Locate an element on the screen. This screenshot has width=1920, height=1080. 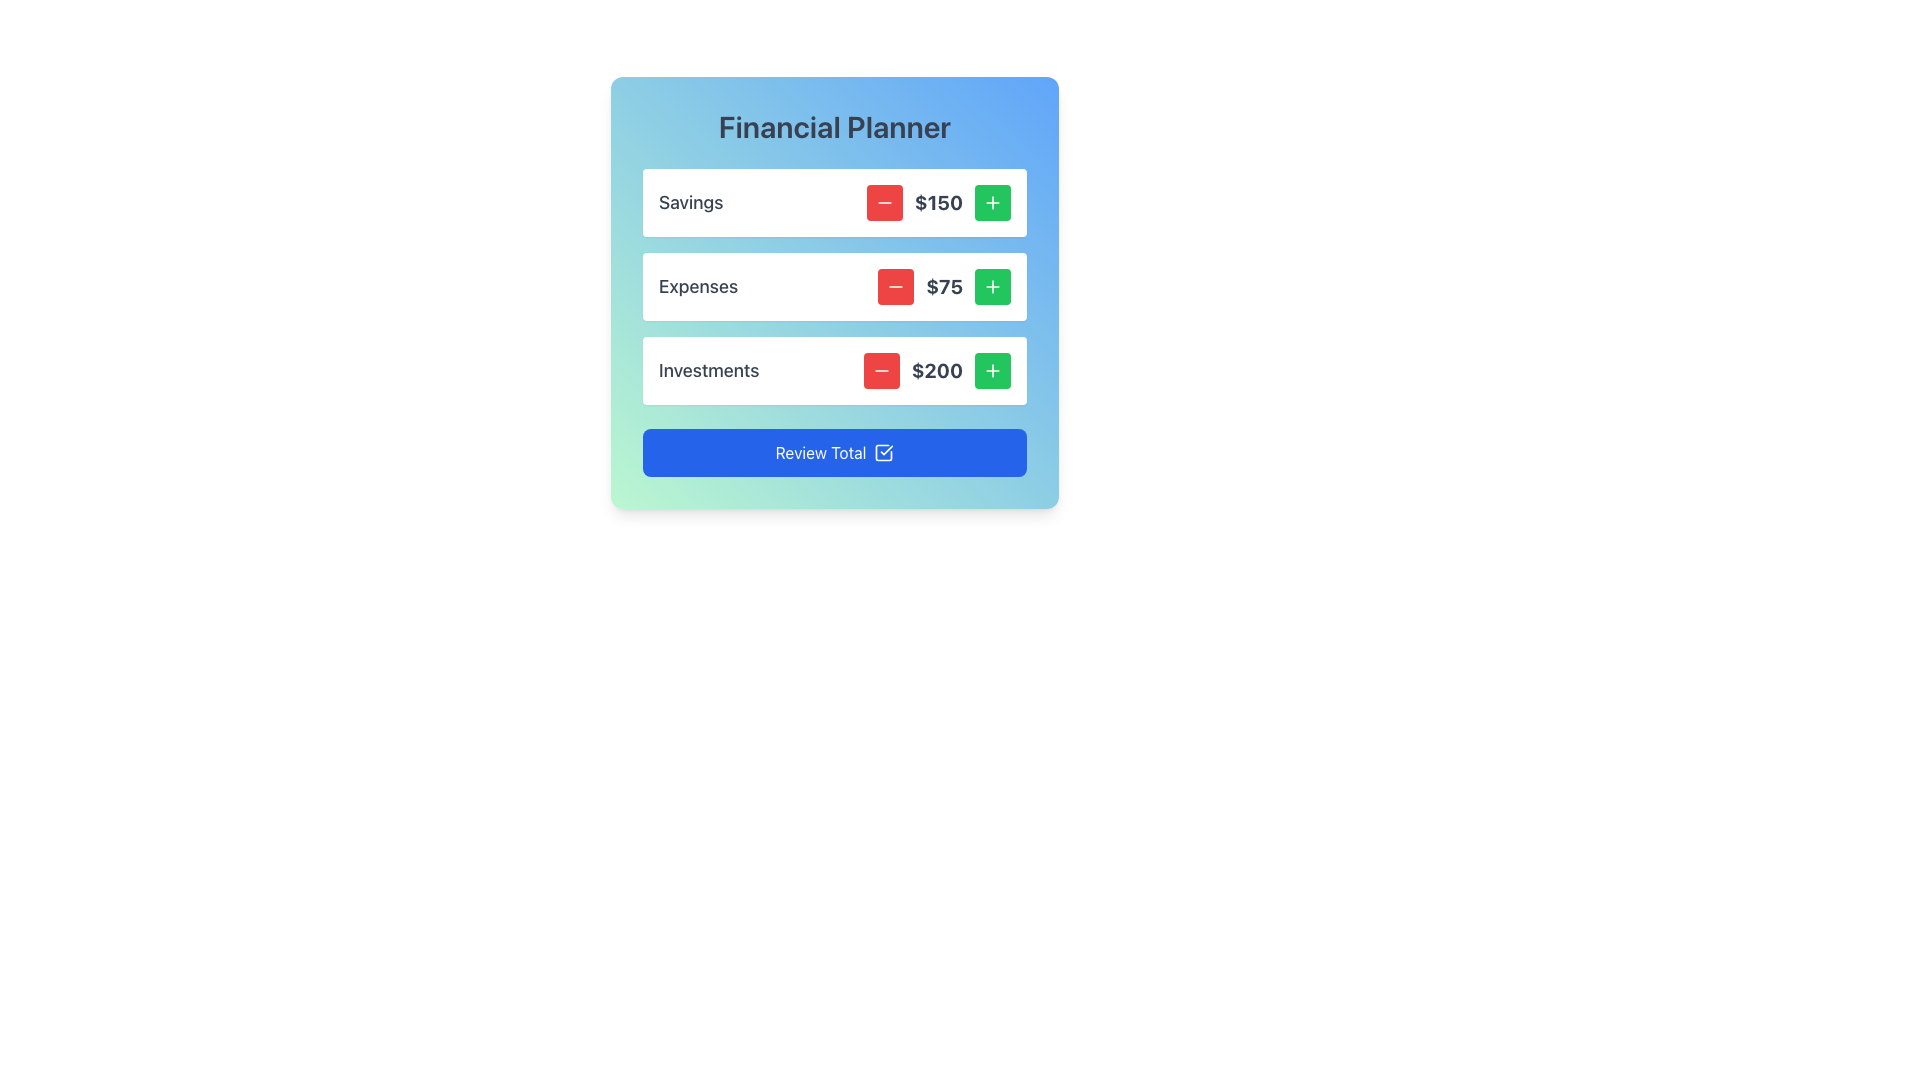
the 'plus' button adjacent to the '$150' text in the 'Savings' row of the 'Financial Planner' card is located at coordinates (993, 203).